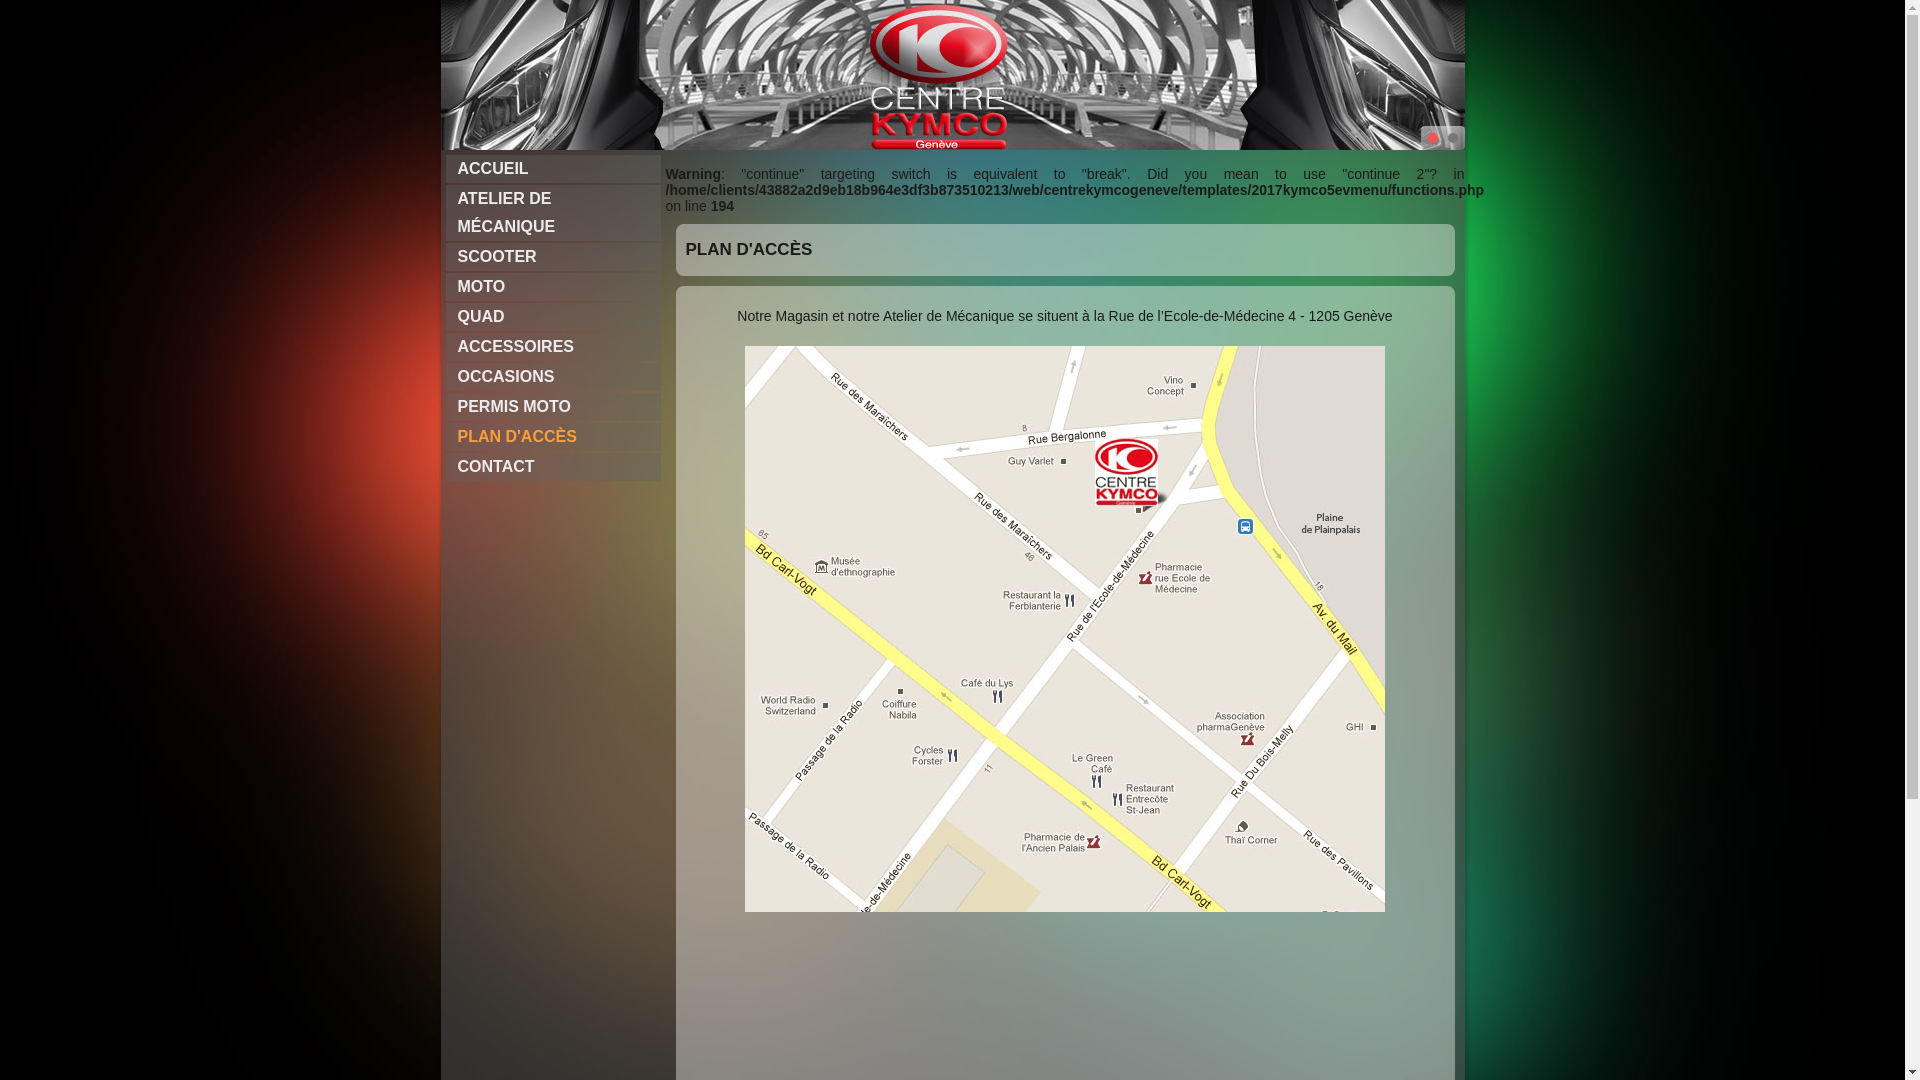 This screenshot has width=1920, height=1080. I want to click on 'MOTO', so click(553, 286).